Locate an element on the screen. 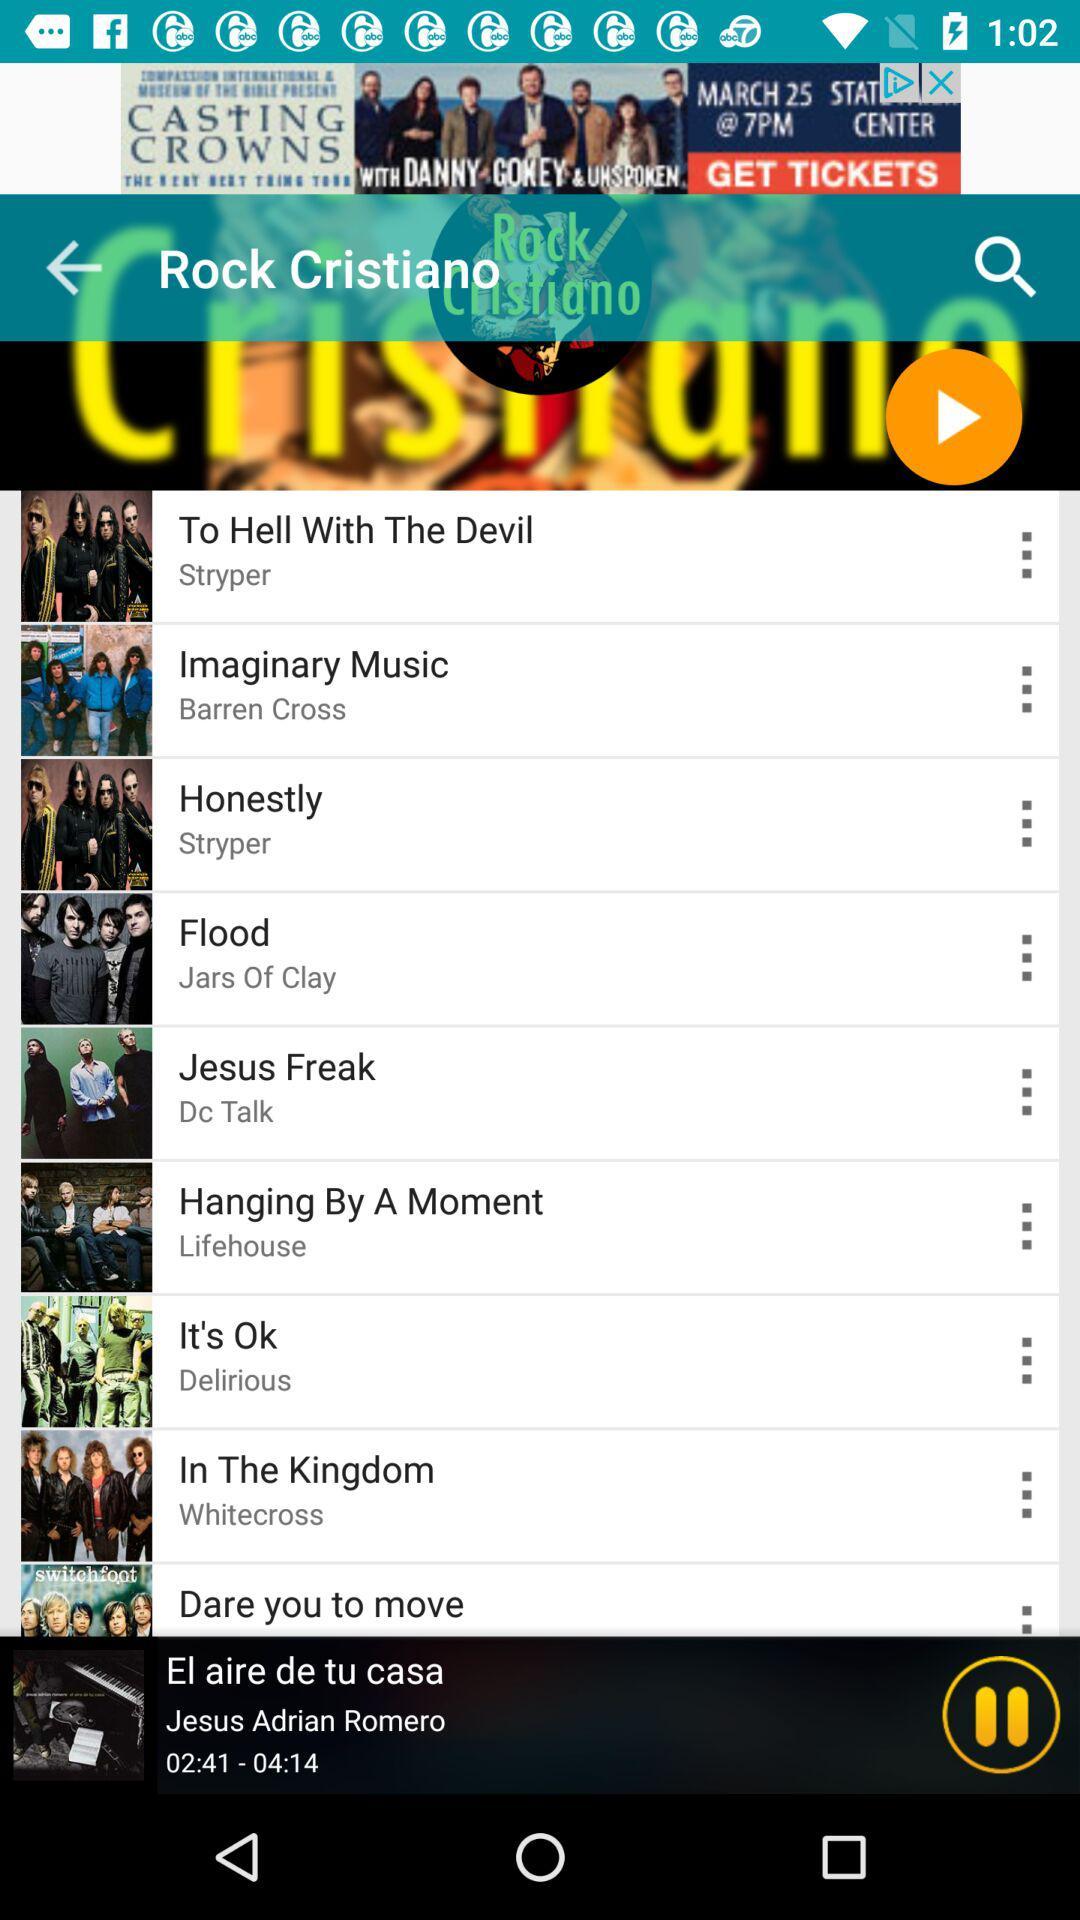  the pause icon is located at coordinates (1001, 1714).